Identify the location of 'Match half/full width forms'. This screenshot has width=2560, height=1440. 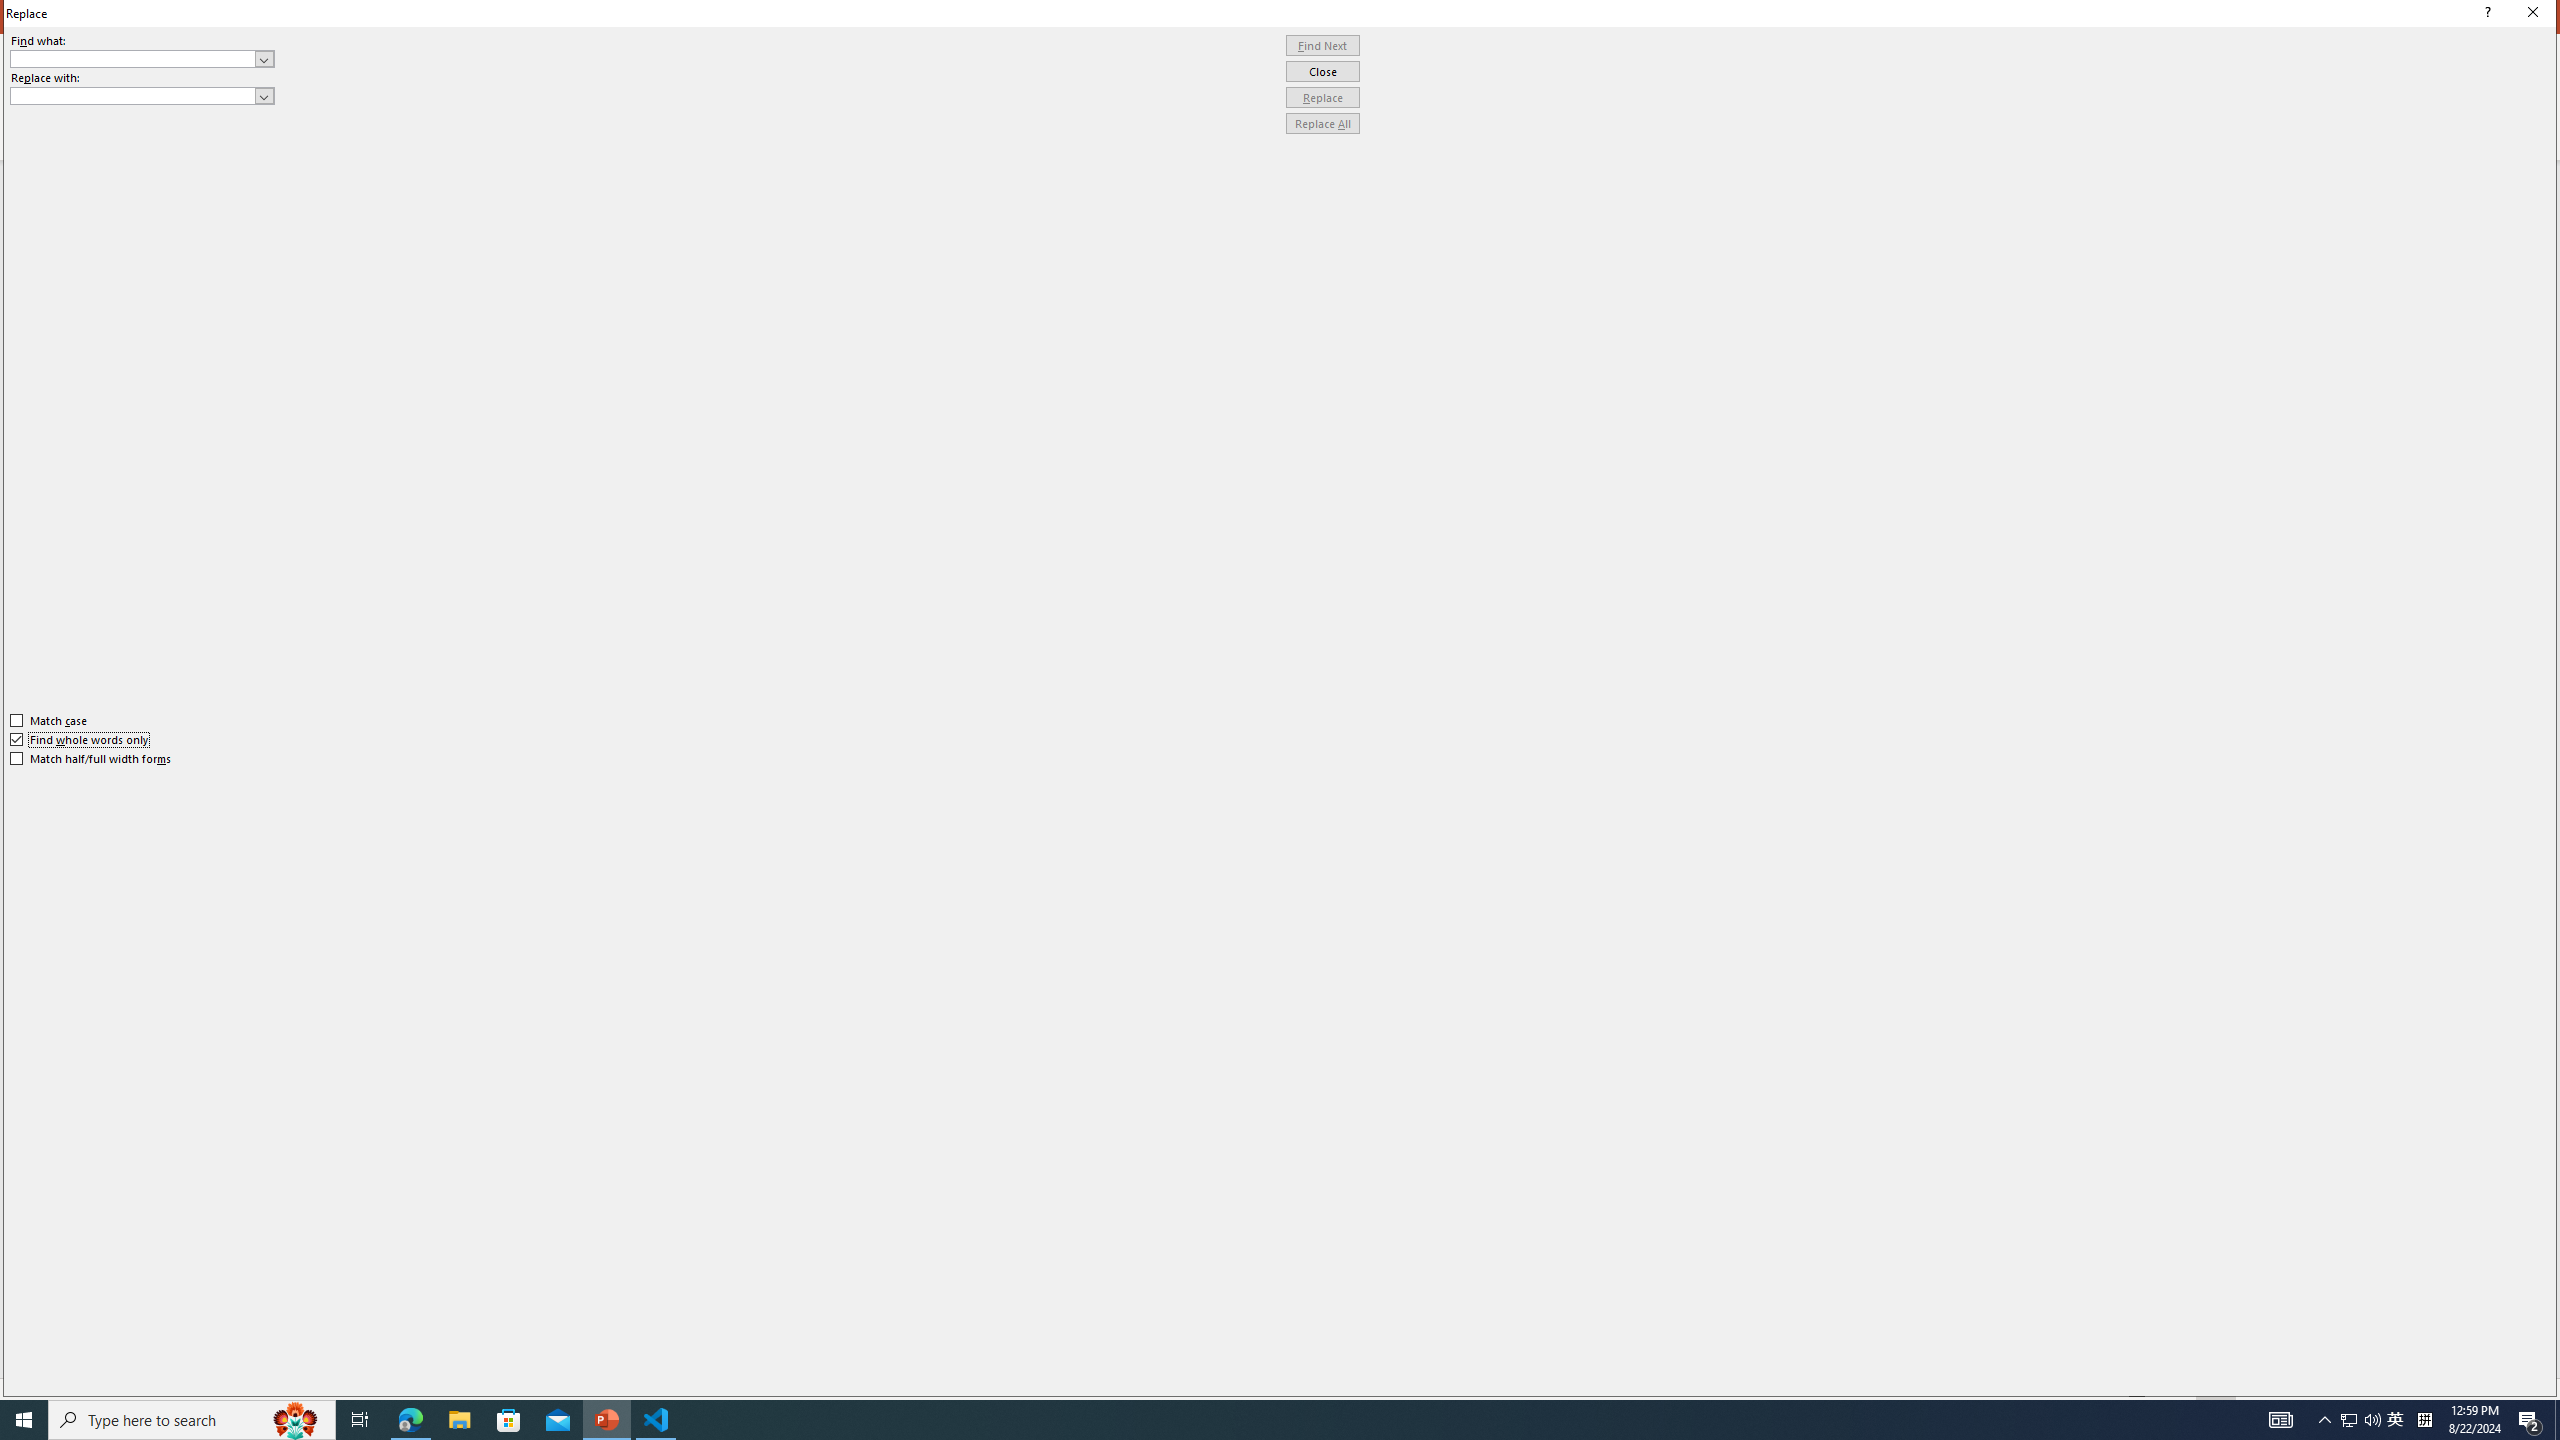
(91, 758).